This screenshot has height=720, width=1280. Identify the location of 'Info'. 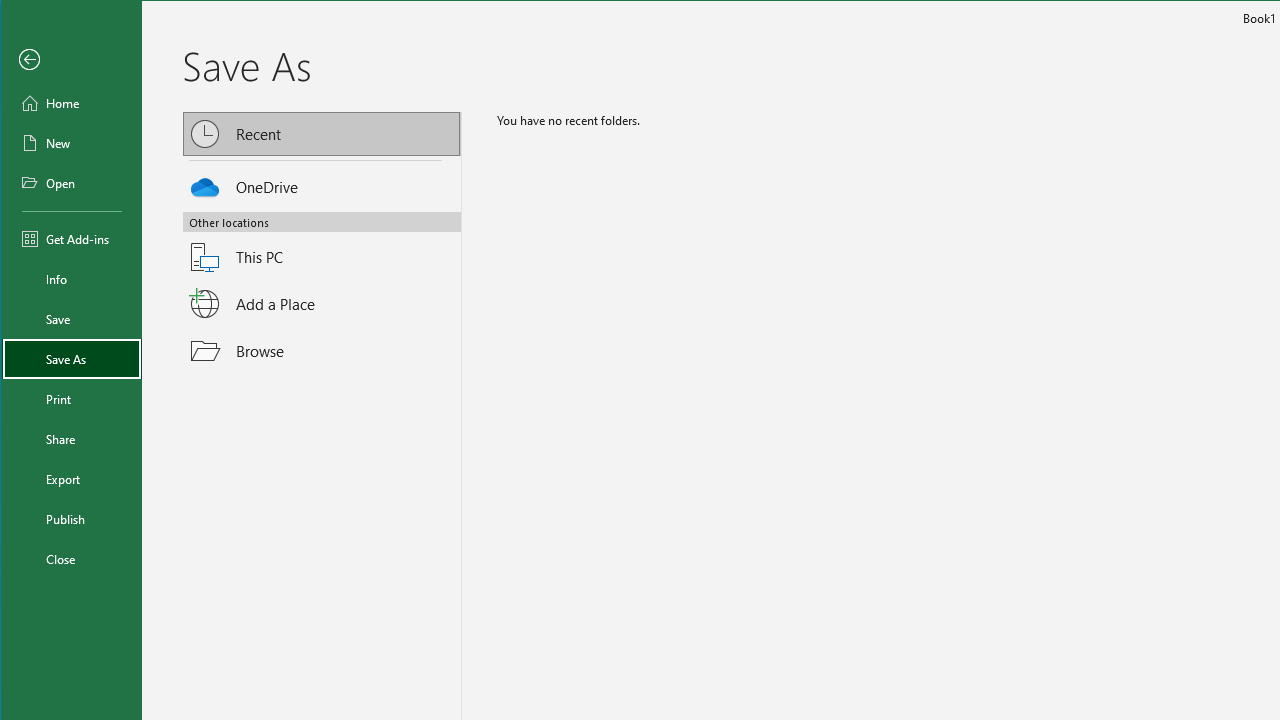
(72, 279).